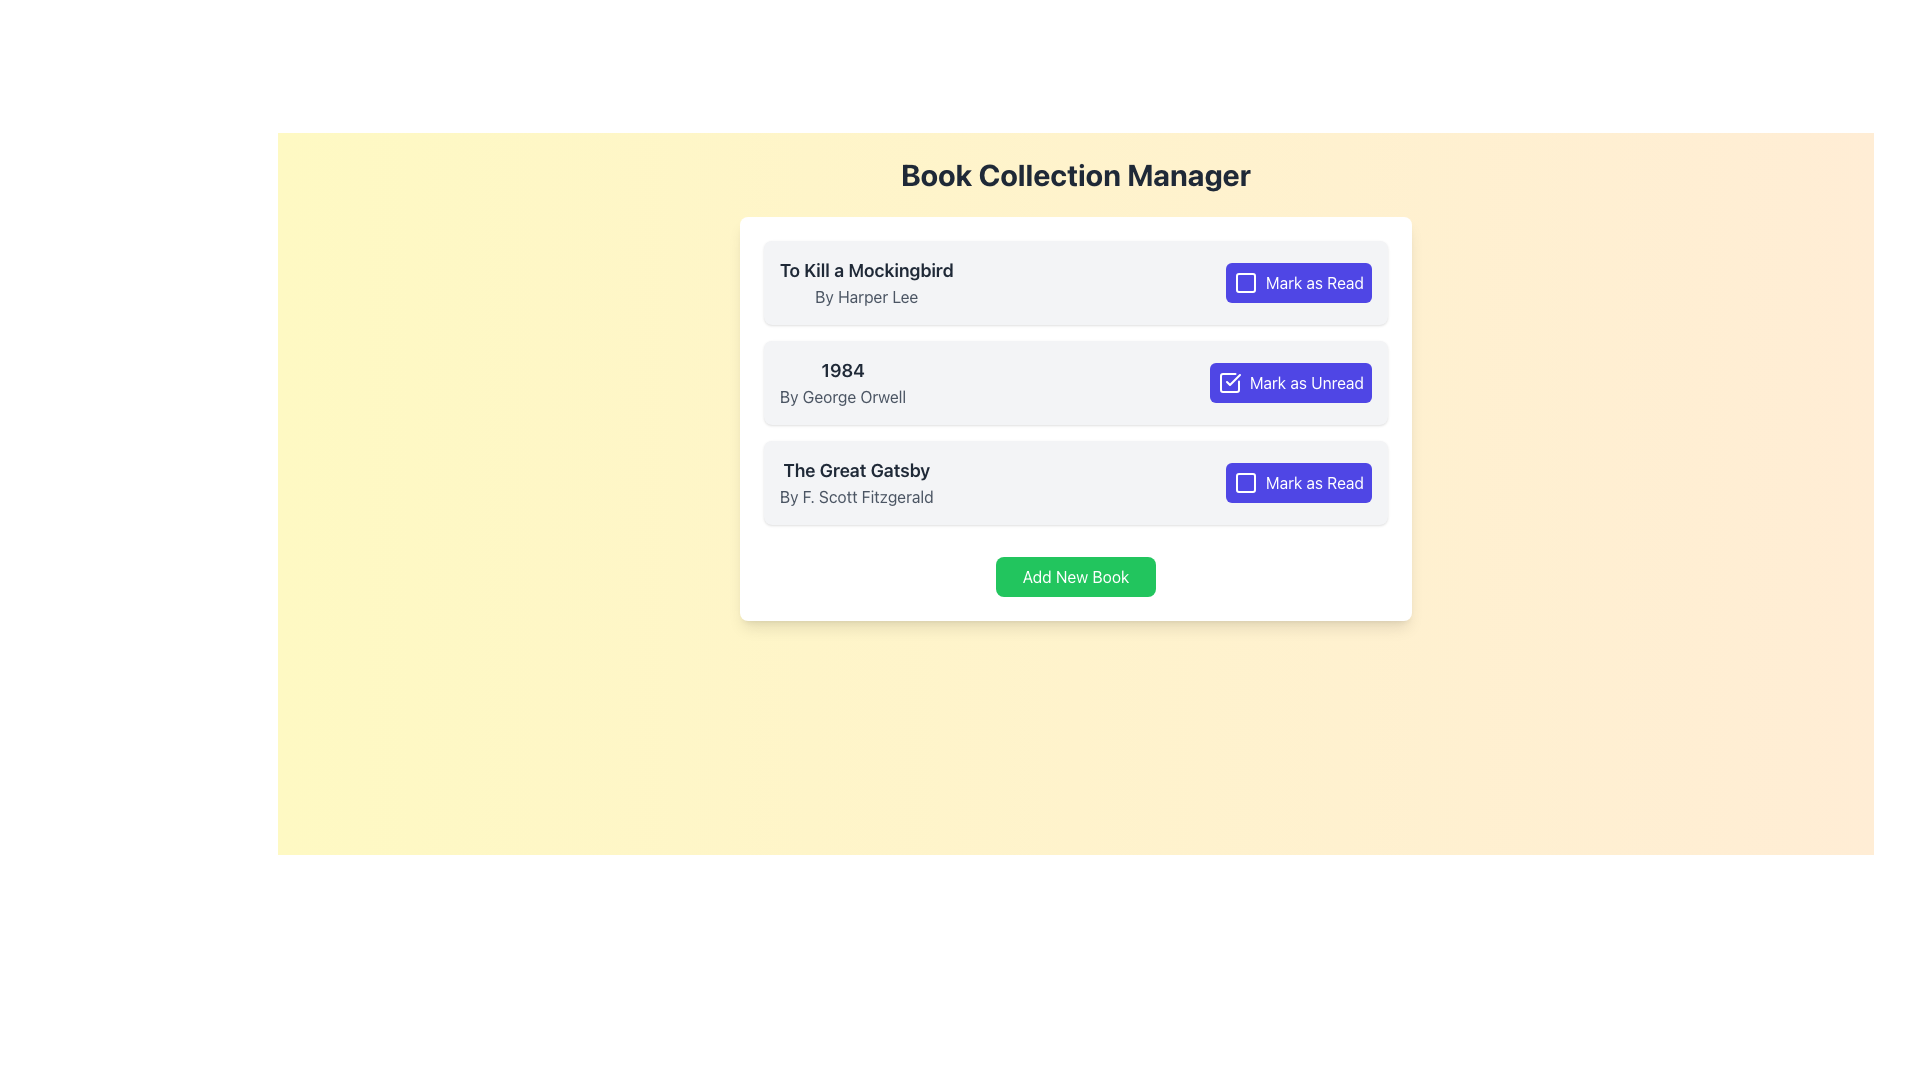  Describe the element at coordinates (856, 470) in the screenshot. I see `the text label displaying the title of the book located in the bottom row of a list, positioned above 'By F. Scott Fitzgerald' and to the left of the 'Mark as Read' button` at that location.